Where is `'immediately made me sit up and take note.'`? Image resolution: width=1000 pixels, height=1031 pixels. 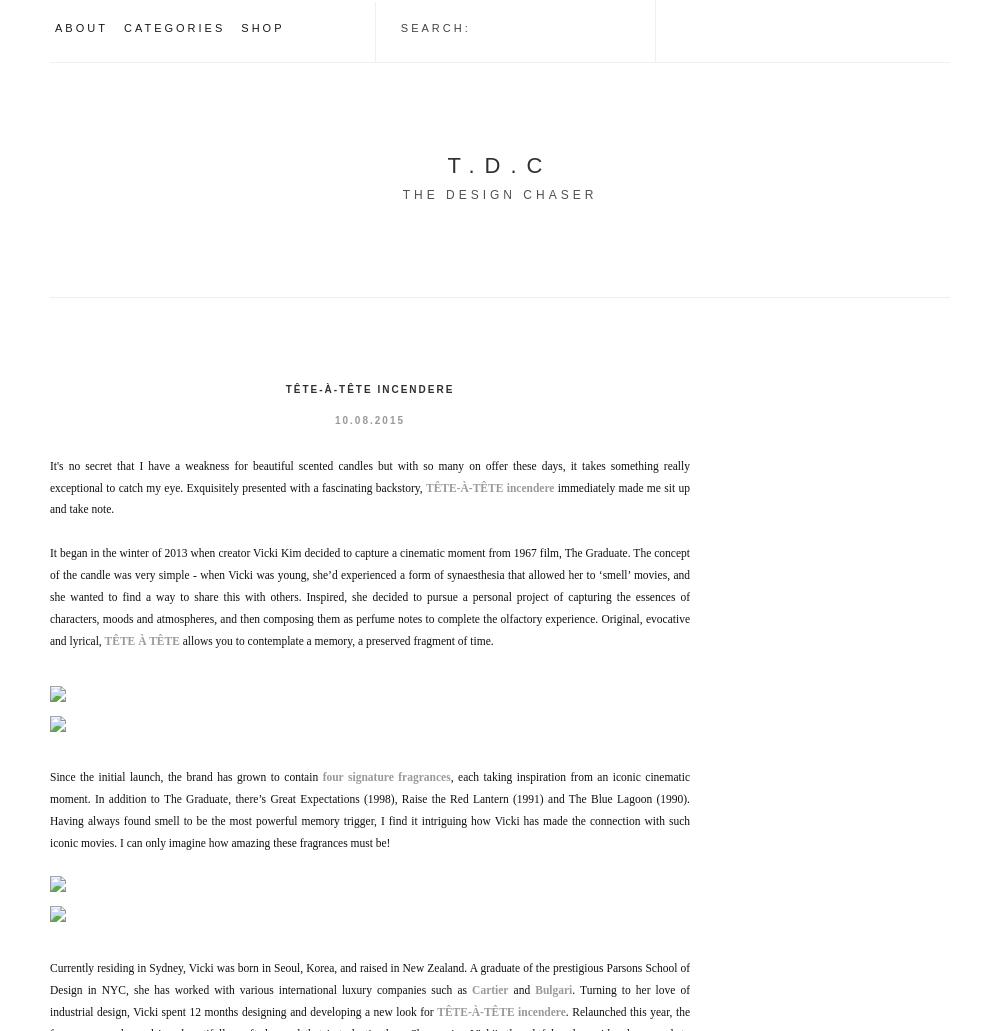 'immediately made me sit up and take note.' is located at coordinates (50, 497).